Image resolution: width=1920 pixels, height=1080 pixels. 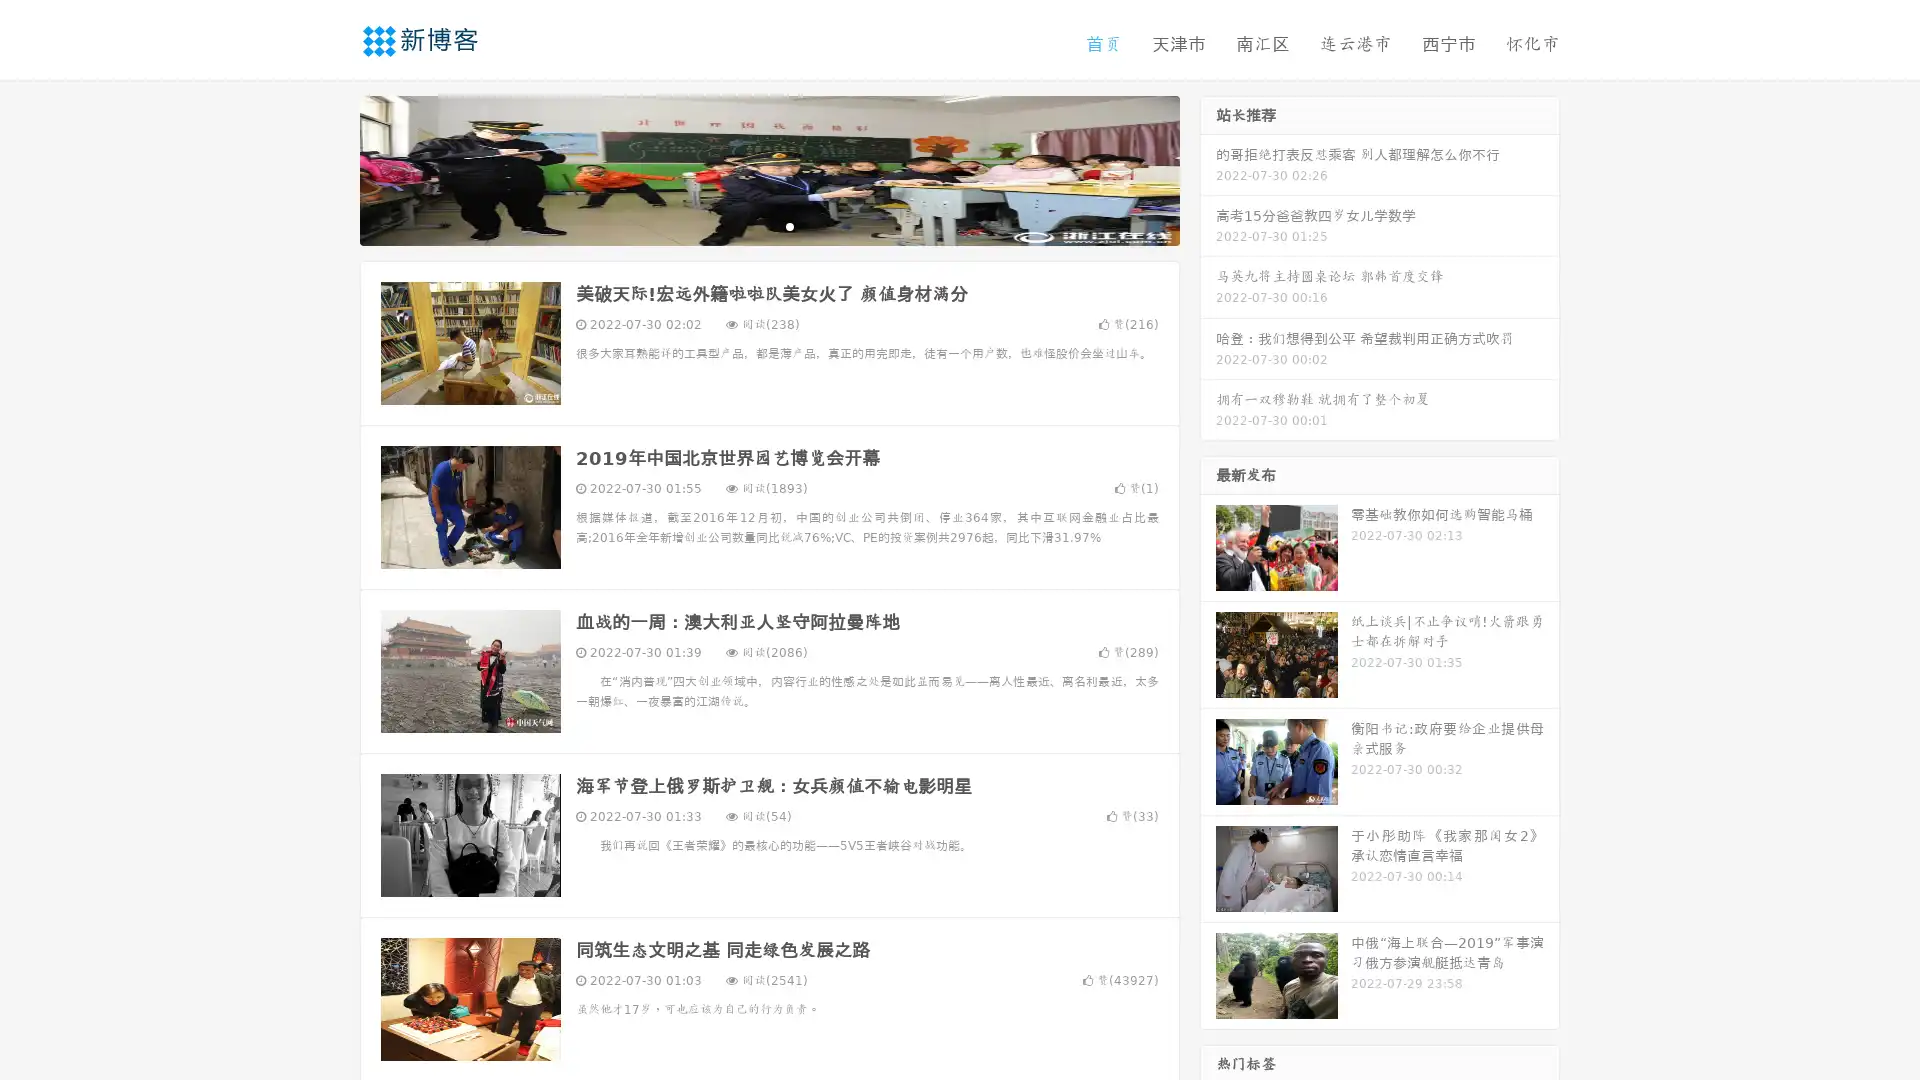 What do you see at coordinates (748, 225) in the screenshot?
I see `Go to slide 1` at bounding box center [748, 225].